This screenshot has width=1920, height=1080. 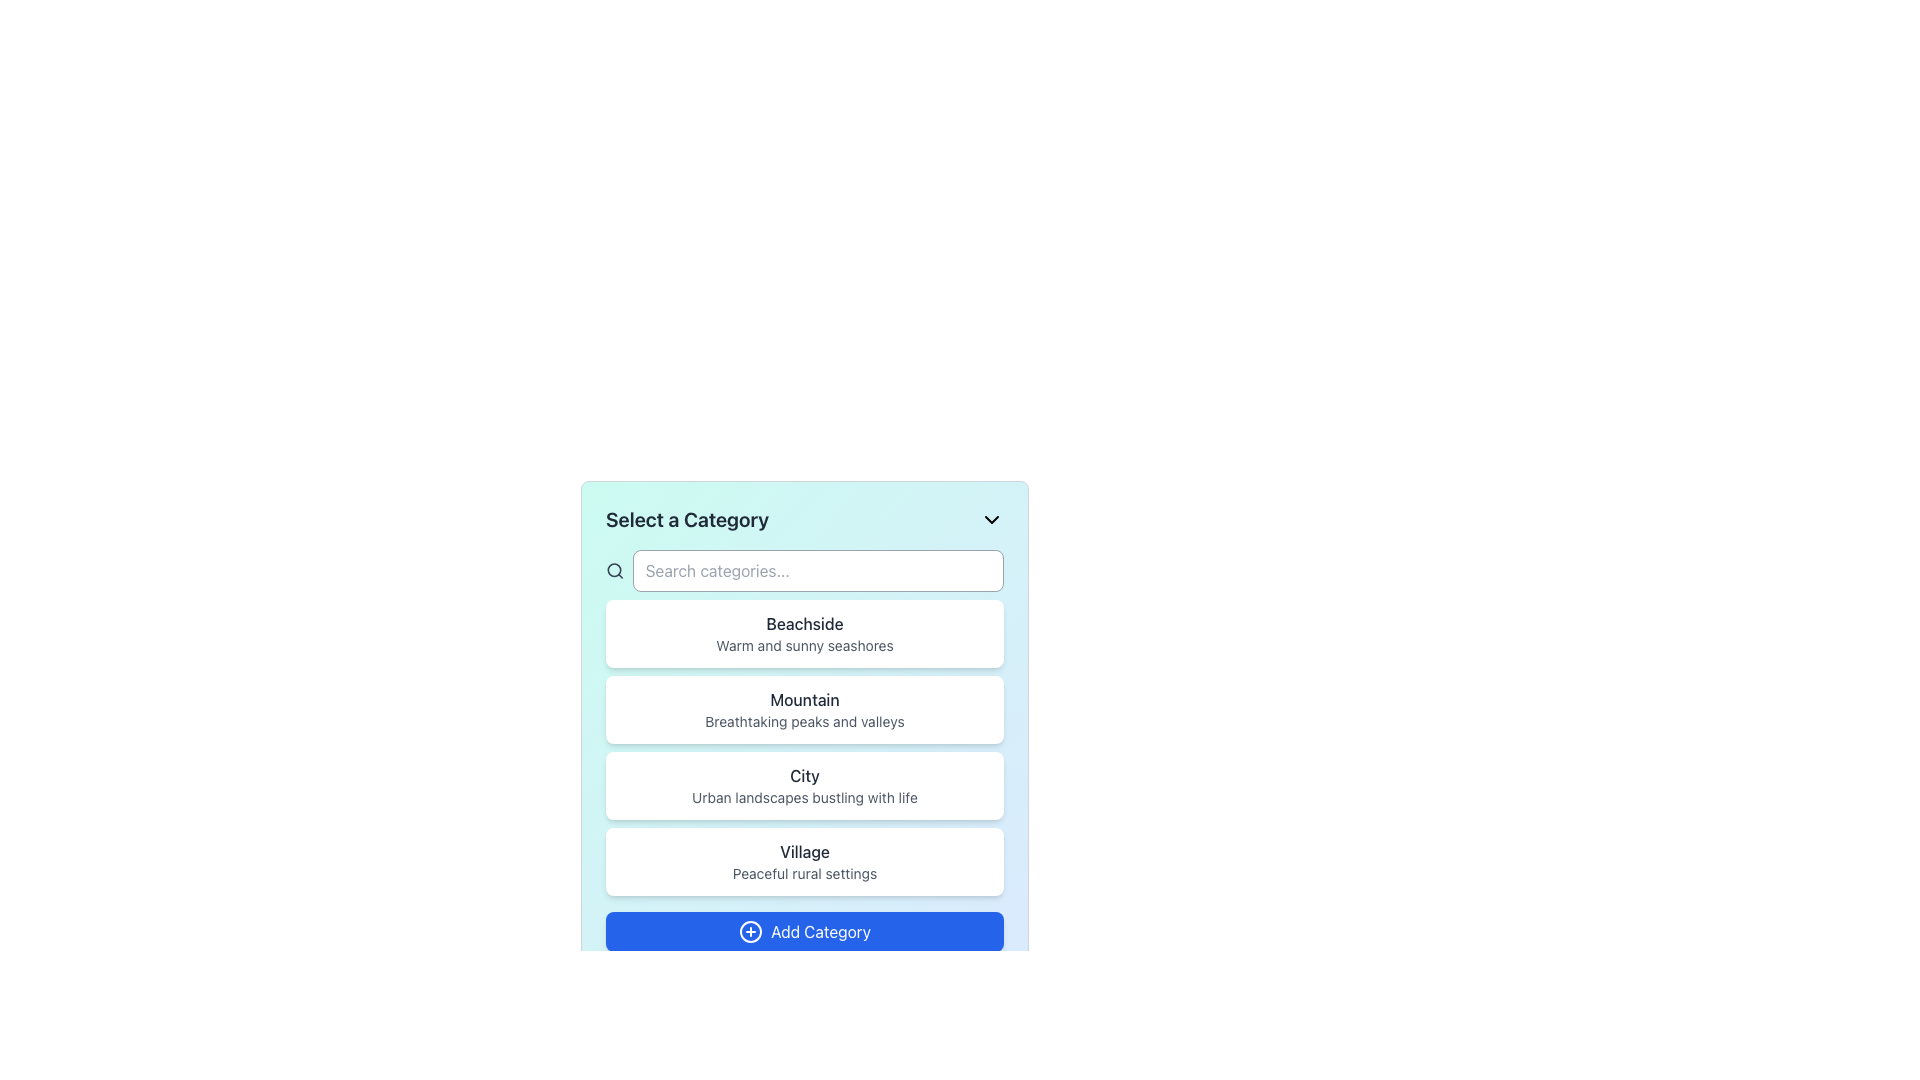 What do you see at coordinates (805, 686) in the screenshot?
I see `the 'Mountain' button, which has a white background and shadow` at bounding box center [805, 686].